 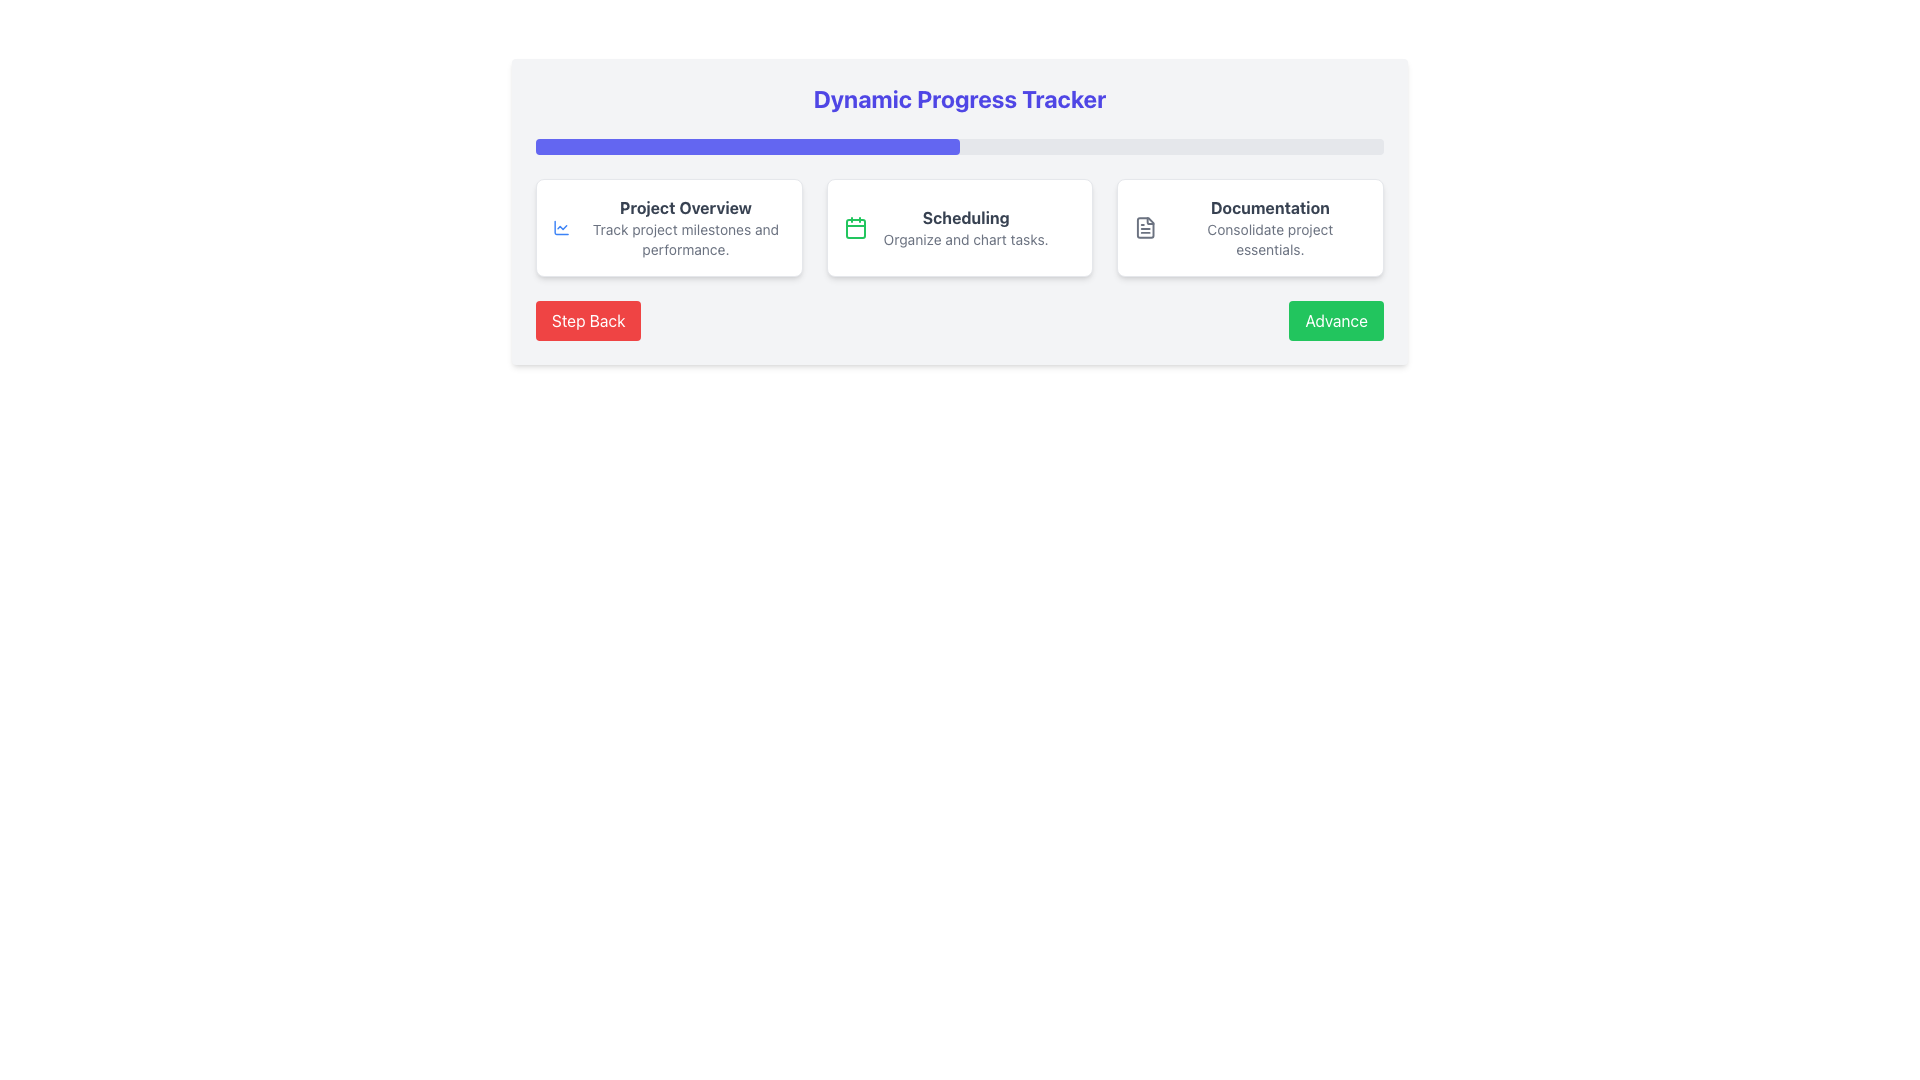 What do you see at coordinates (669, 226) in the screenshot?
I see `the 'Project Overview' card, which is the first card in a row of three, located in the top left area of the grid layout` at bounding box center [669, 226].